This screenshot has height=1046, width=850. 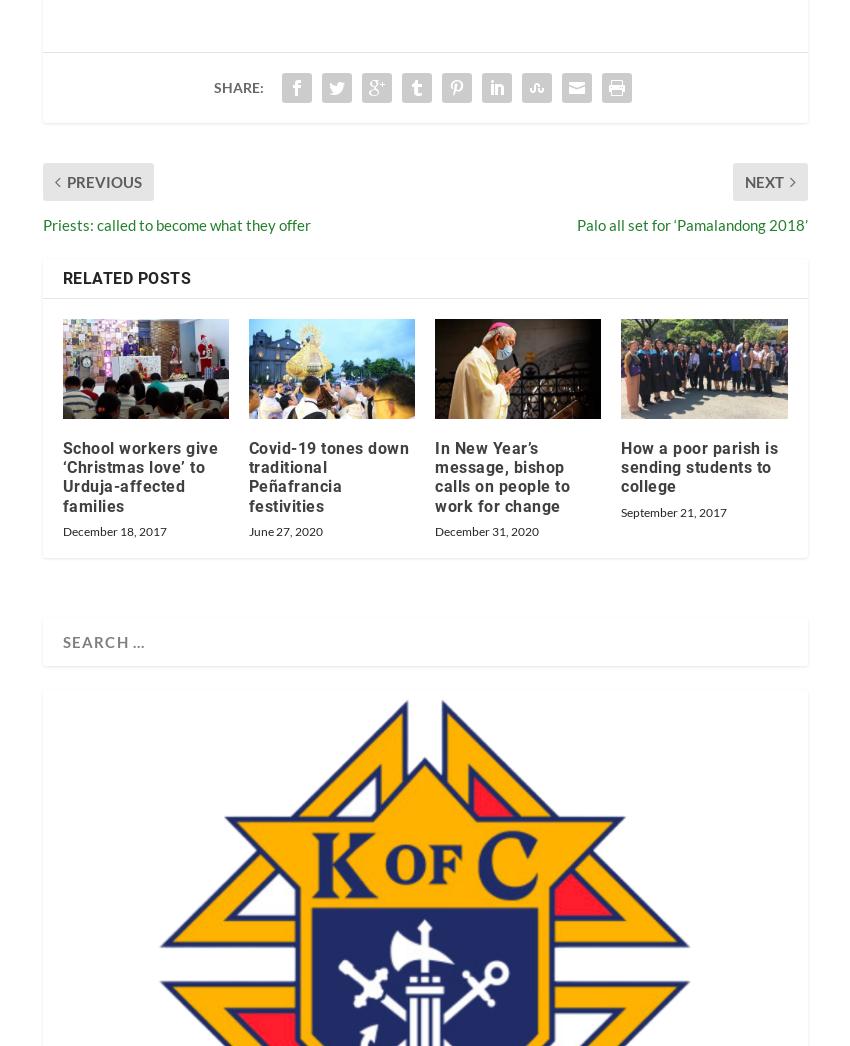 What do you see at coordinates (620, 511) in the screenshot?
I see `'September 21, 2017'` at bounding box center [620, 511].